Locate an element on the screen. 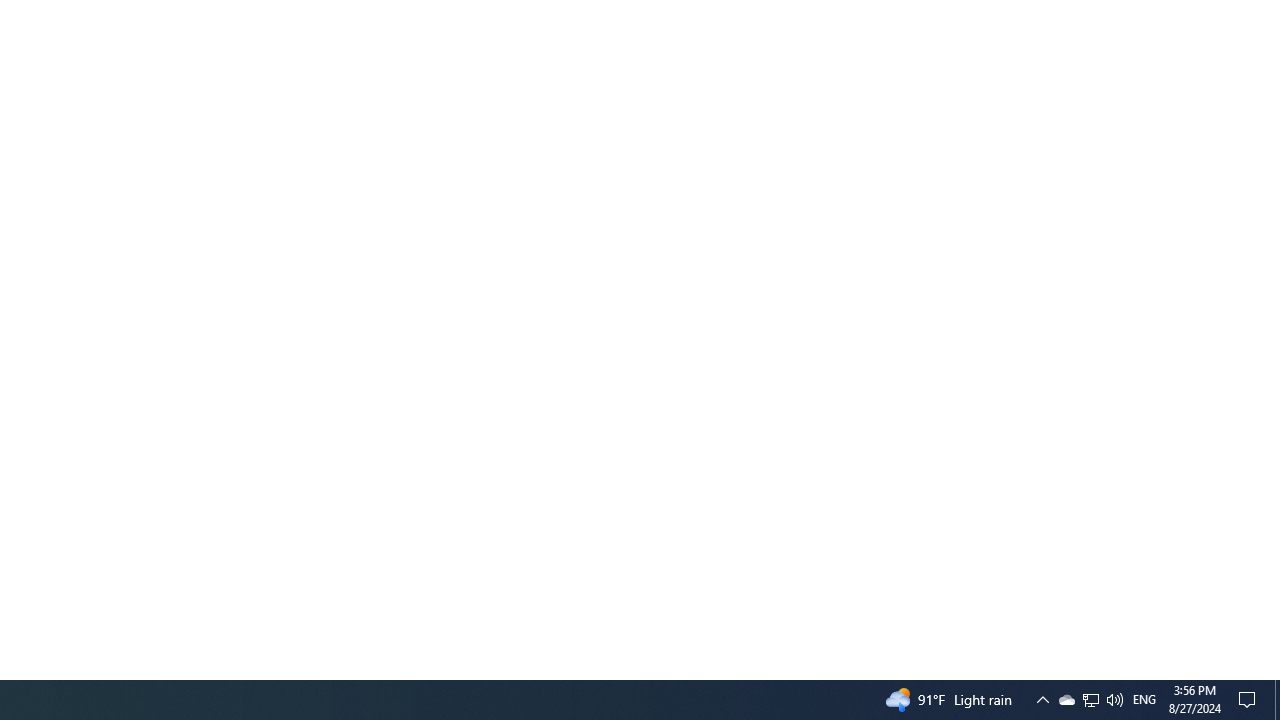 The height and width of the screenshot is (720, 1280). 'Q2790: 100%' is located at coordinates (1113, 698).